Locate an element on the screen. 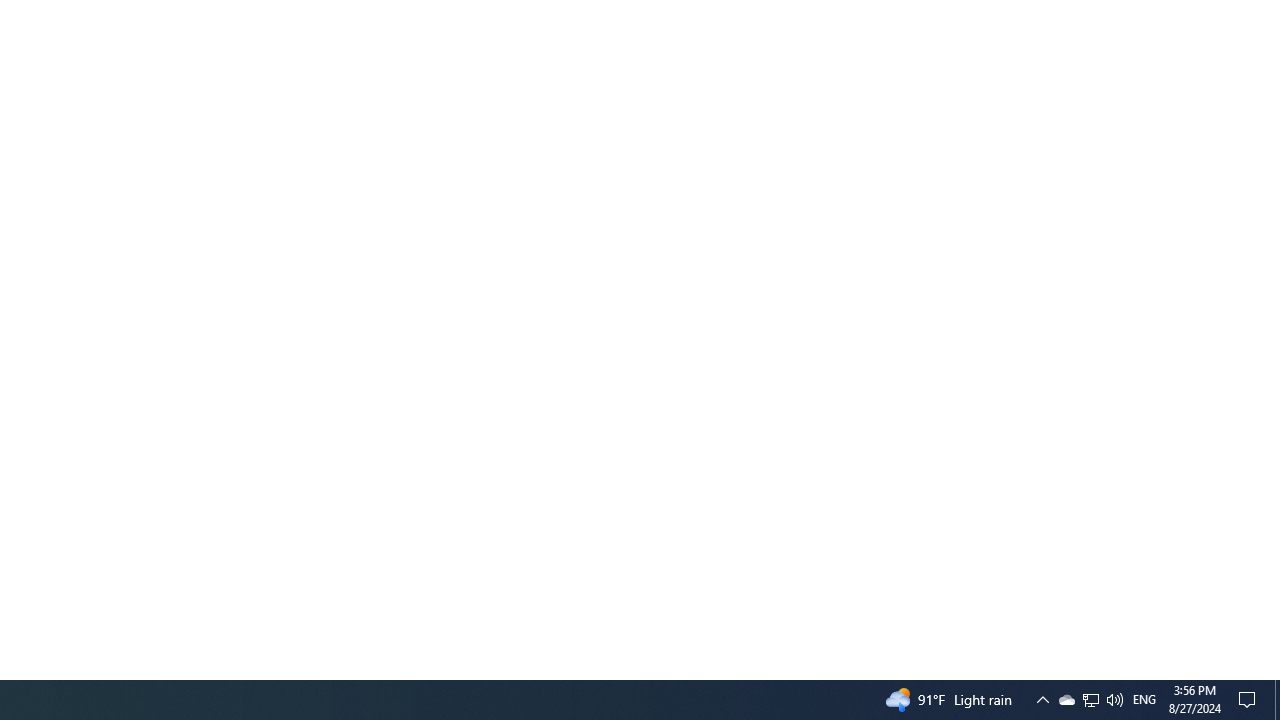 The height and width of the screenshot is (720, 1280). 'Q2790: 100%' is located at coordinates (1113, 698).